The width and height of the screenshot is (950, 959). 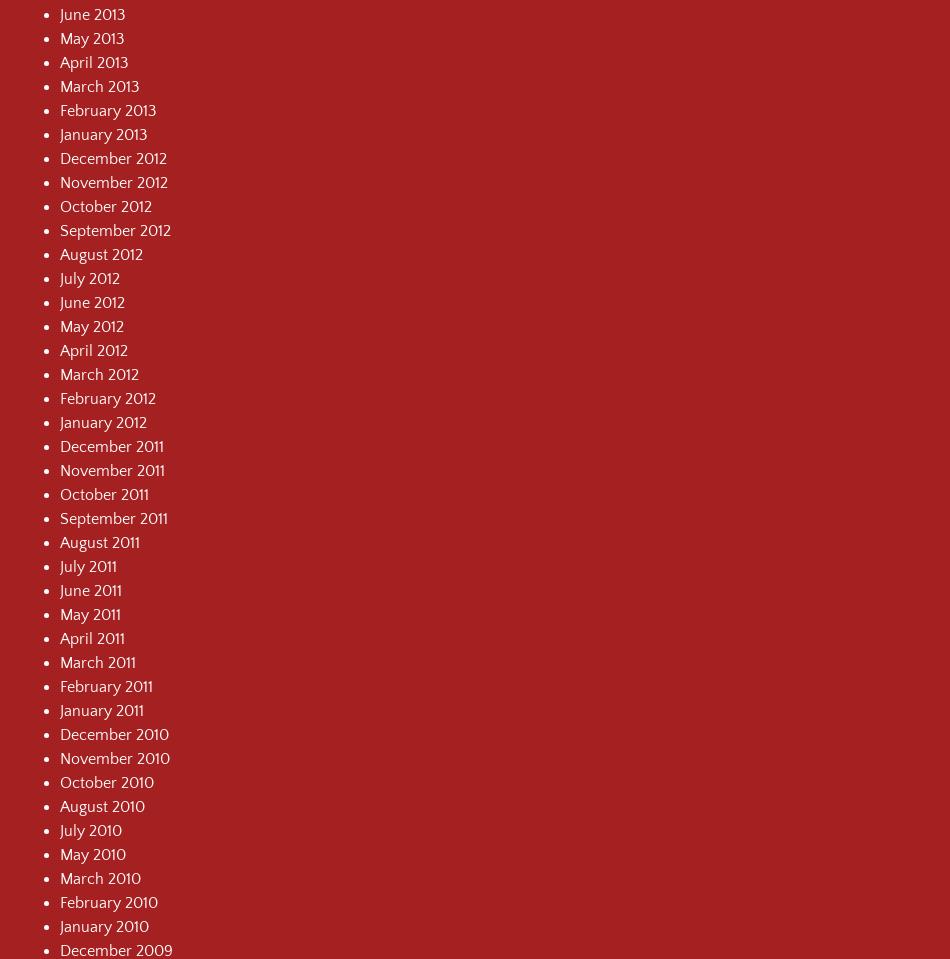 What do you see at coordinates (92, 36) in the screenshot?
I see `'May 2013'` at bounding box center [92, 36].